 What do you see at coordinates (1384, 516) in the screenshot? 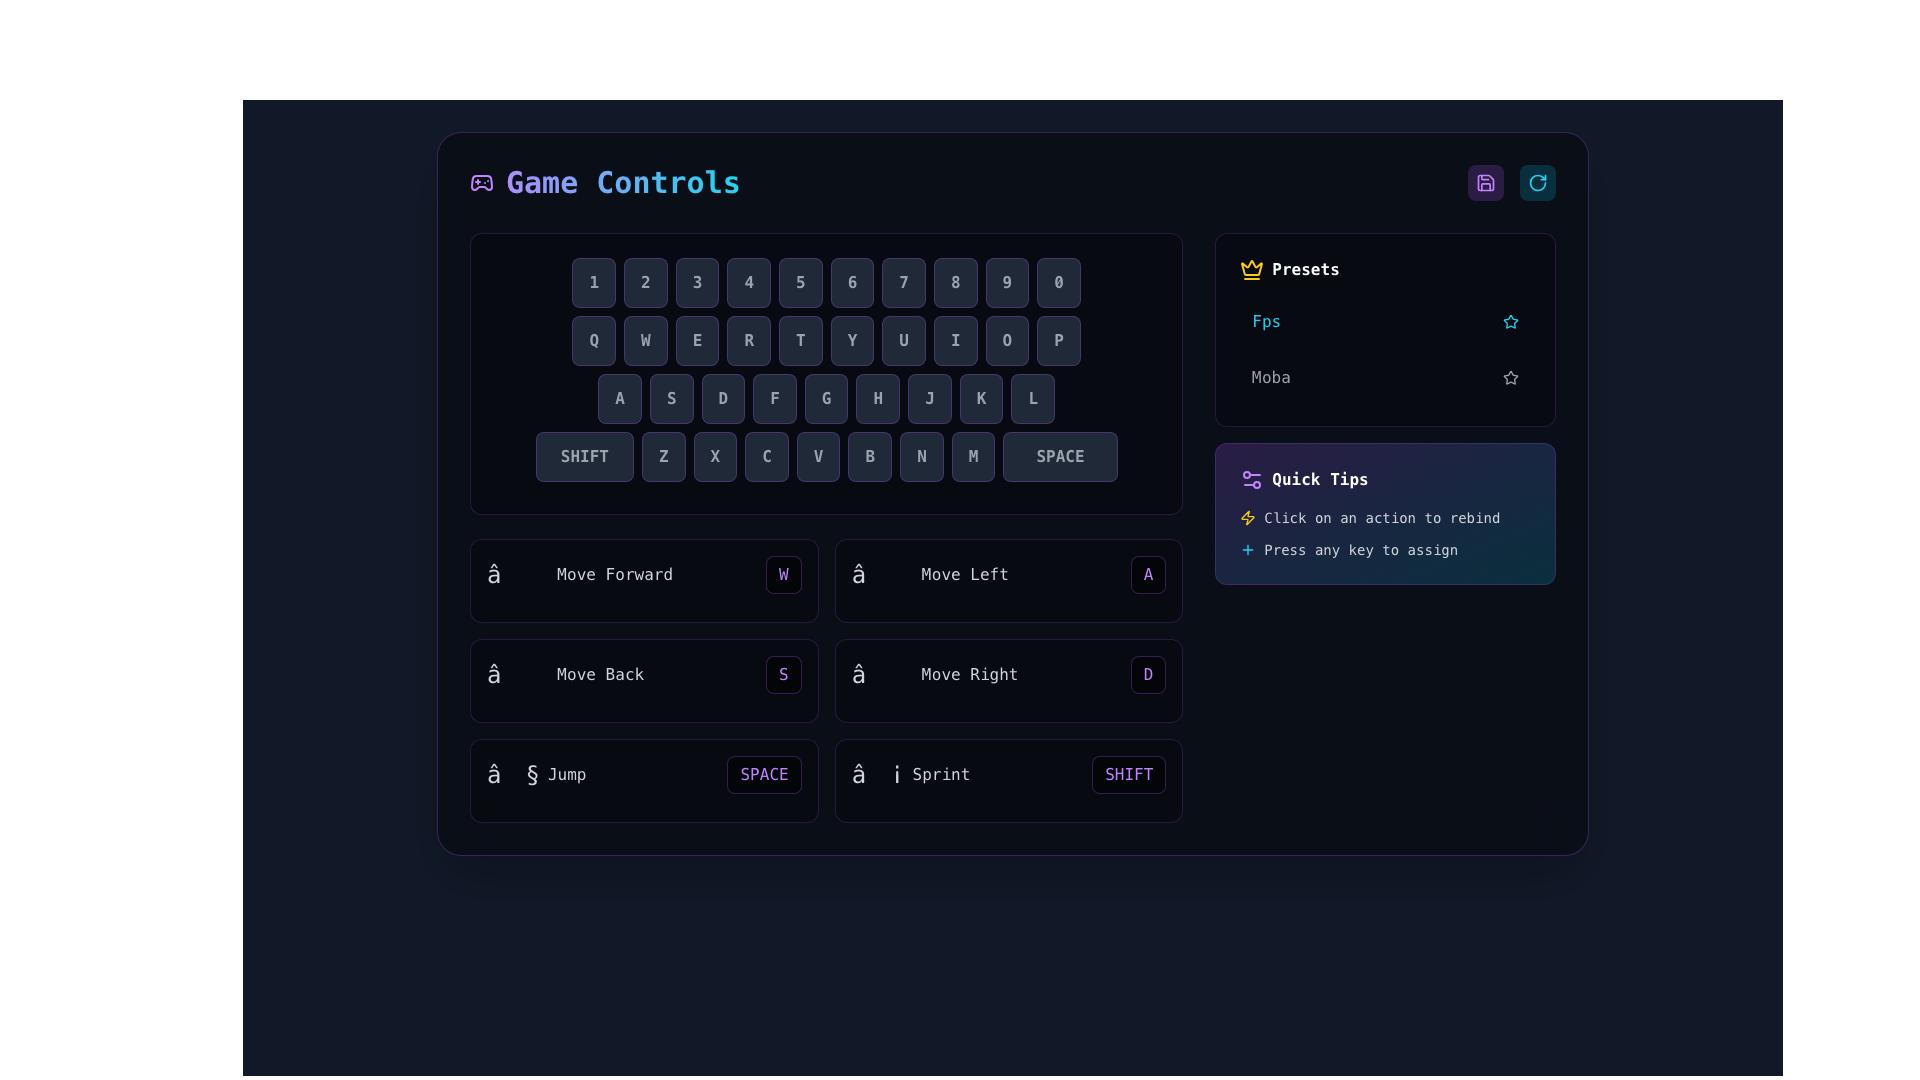
I see `instructional text displaying 'Click on an action to rebind' which is accompanied by a yellow lightning bolt icon, located in the 'Quick Tips' section at the bottom right of the interface` at bounding box center [1384, 516].